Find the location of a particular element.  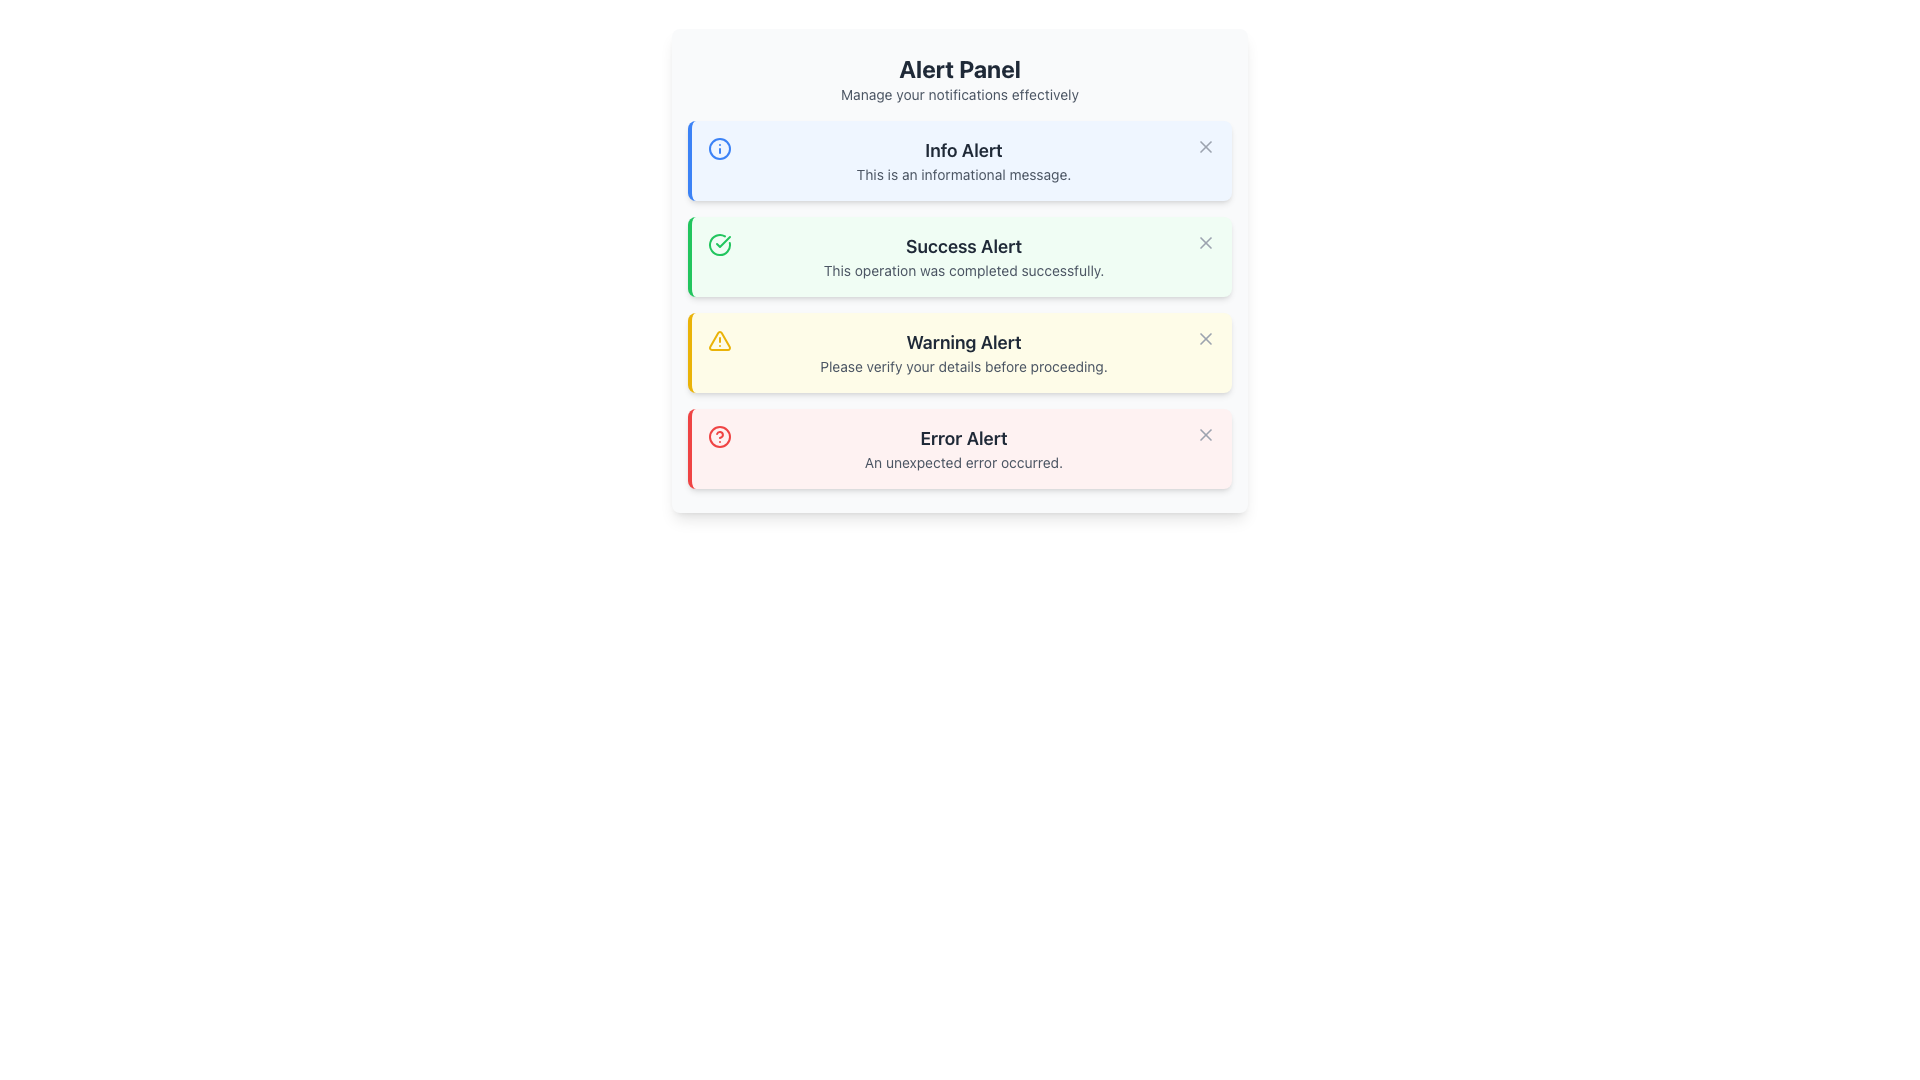

informational text located directly below the title of the 'Info Alert' component, which provides additional context to the user is located at coordinates (964, 173).